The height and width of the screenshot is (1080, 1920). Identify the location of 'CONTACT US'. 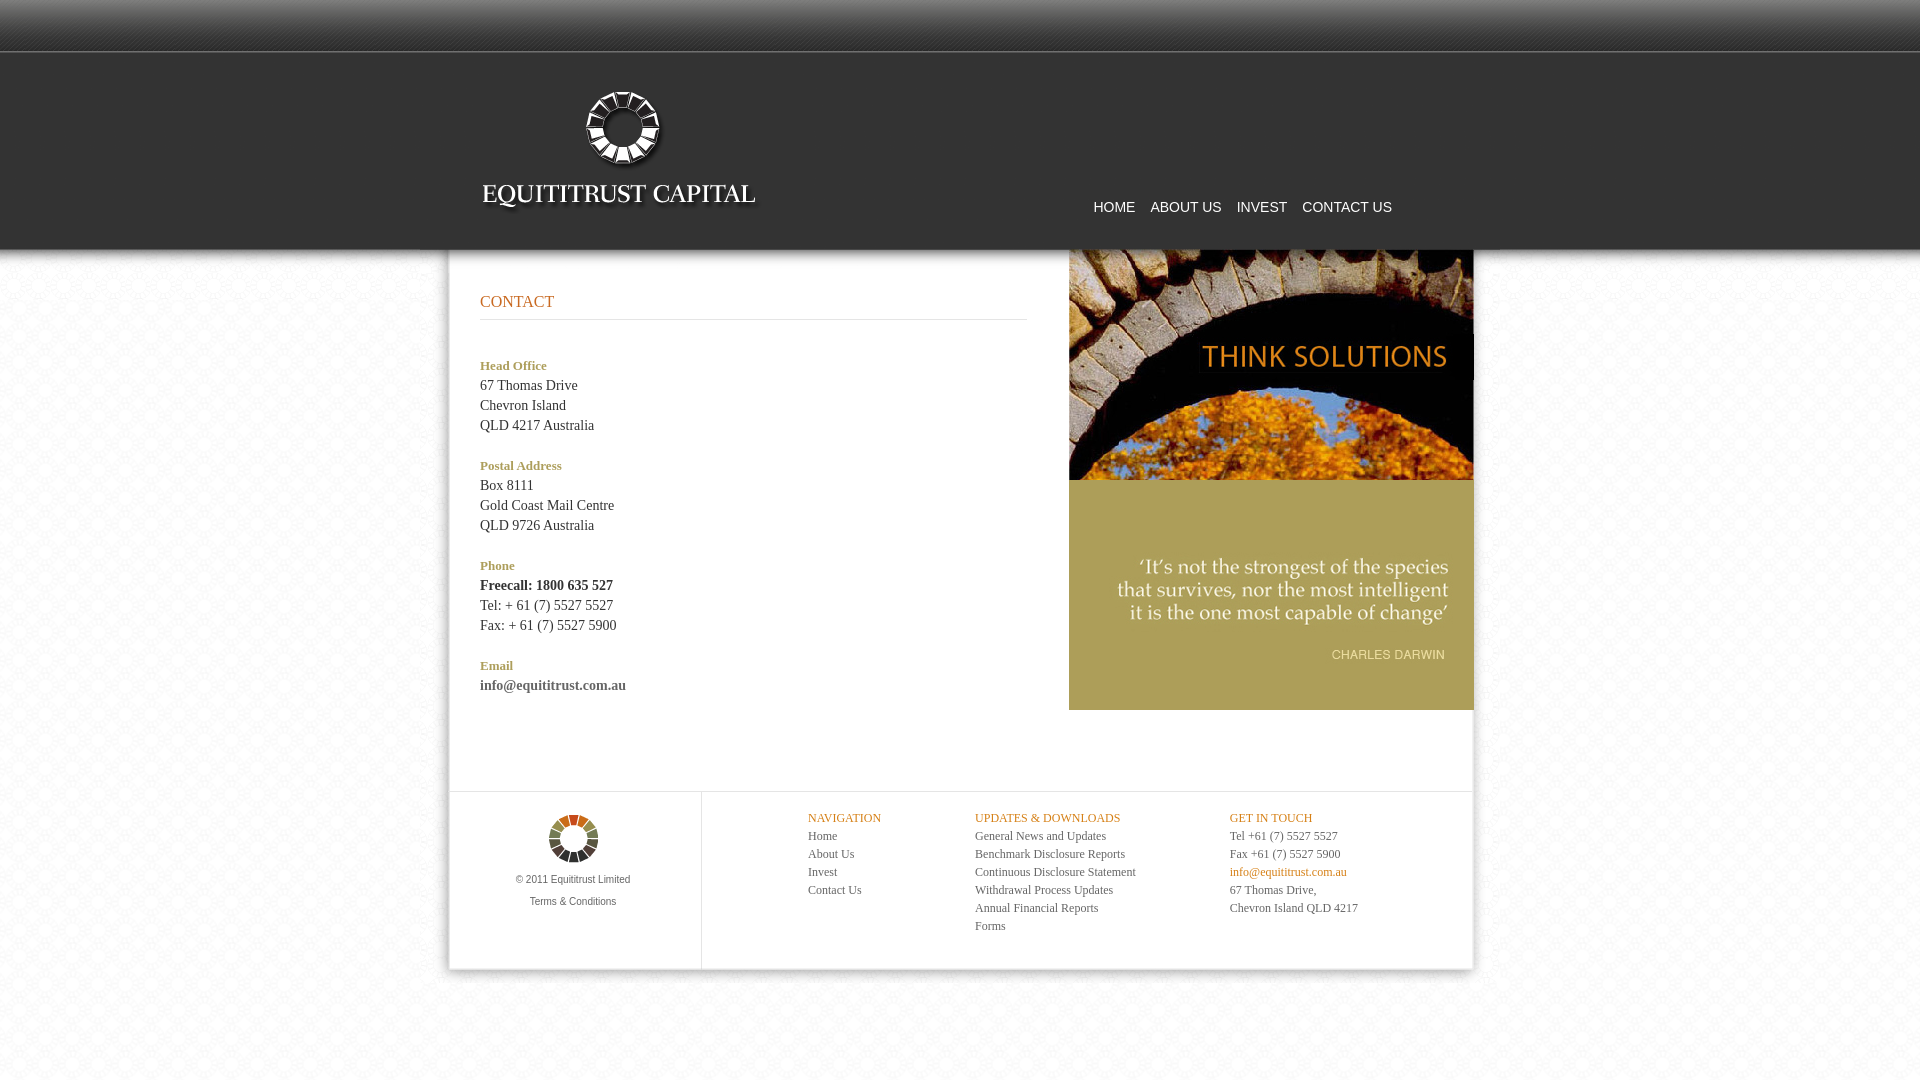
(1347, 207).